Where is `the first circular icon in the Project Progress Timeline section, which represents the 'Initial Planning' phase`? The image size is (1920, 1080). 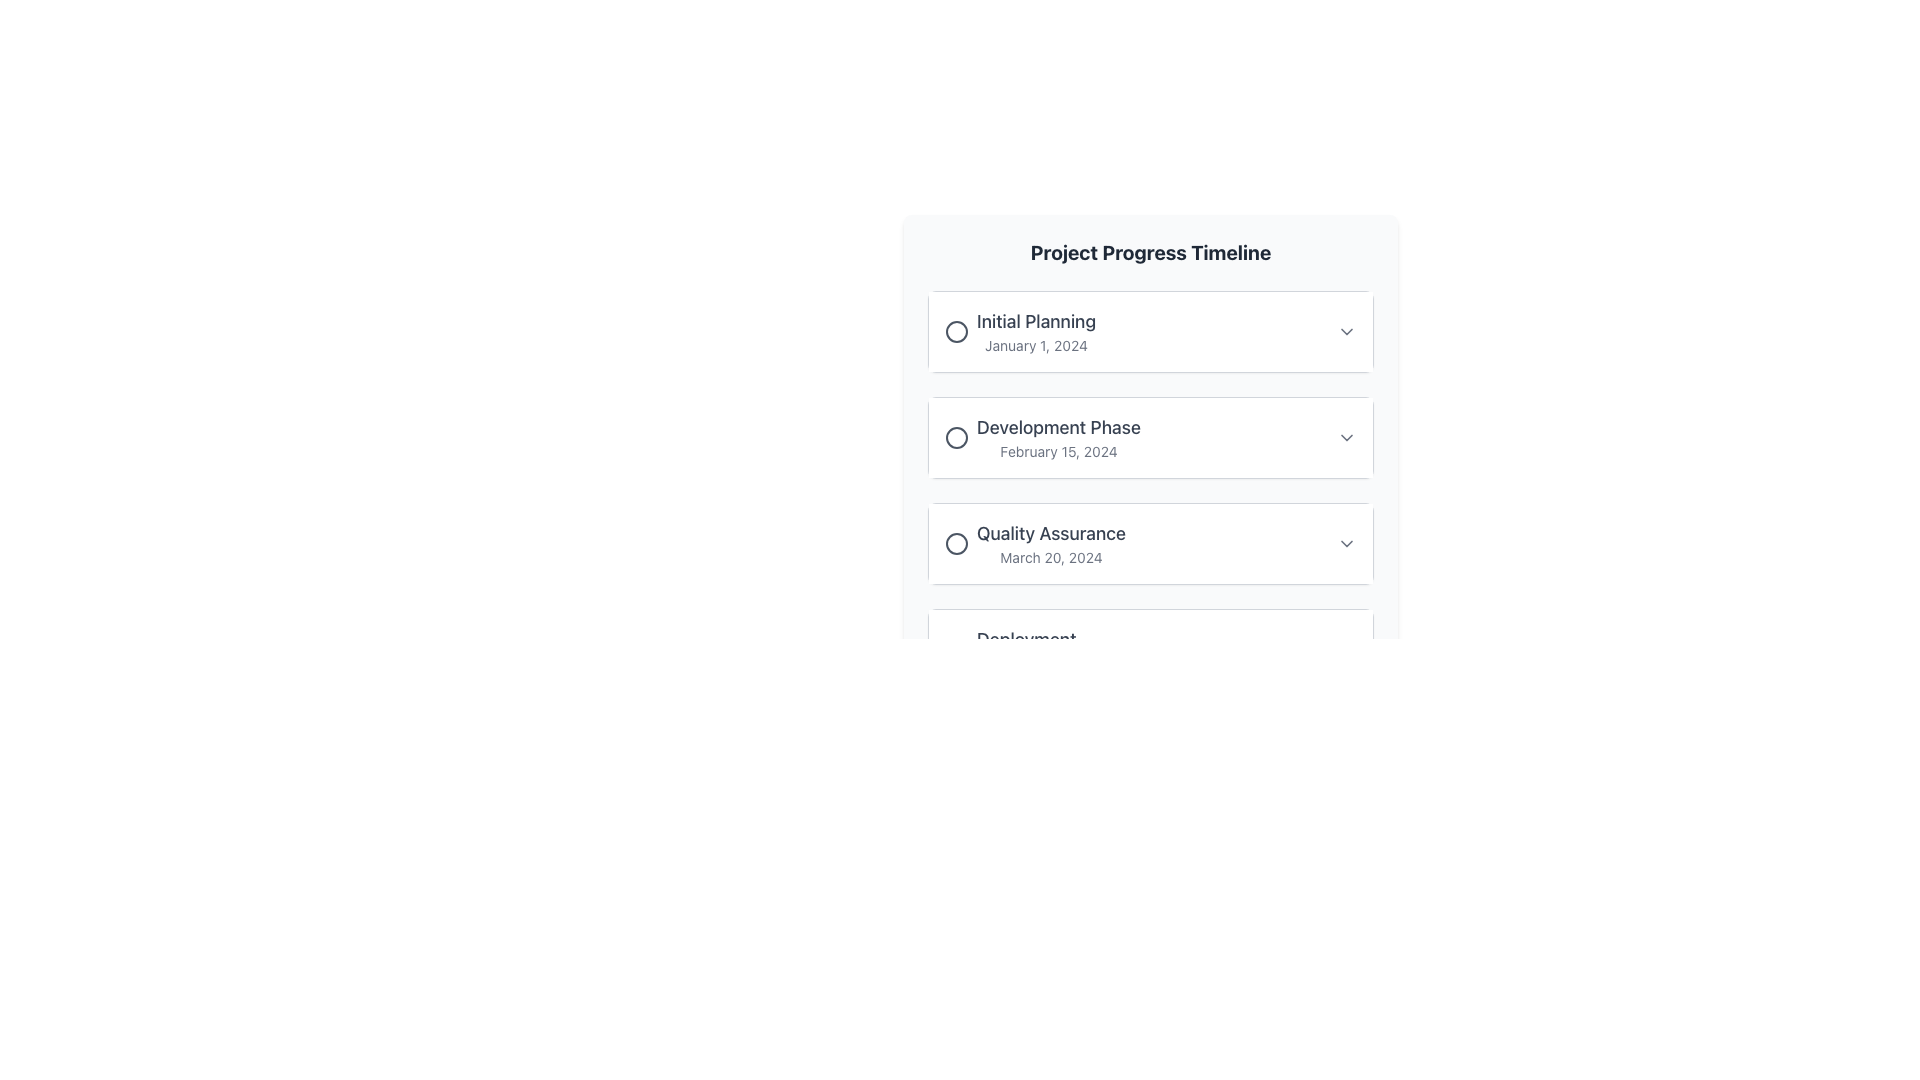
the first circular icon in the Project Progress Timeline section, which represents the 'Initial Planning' phase is located at coordinates (955, 330).